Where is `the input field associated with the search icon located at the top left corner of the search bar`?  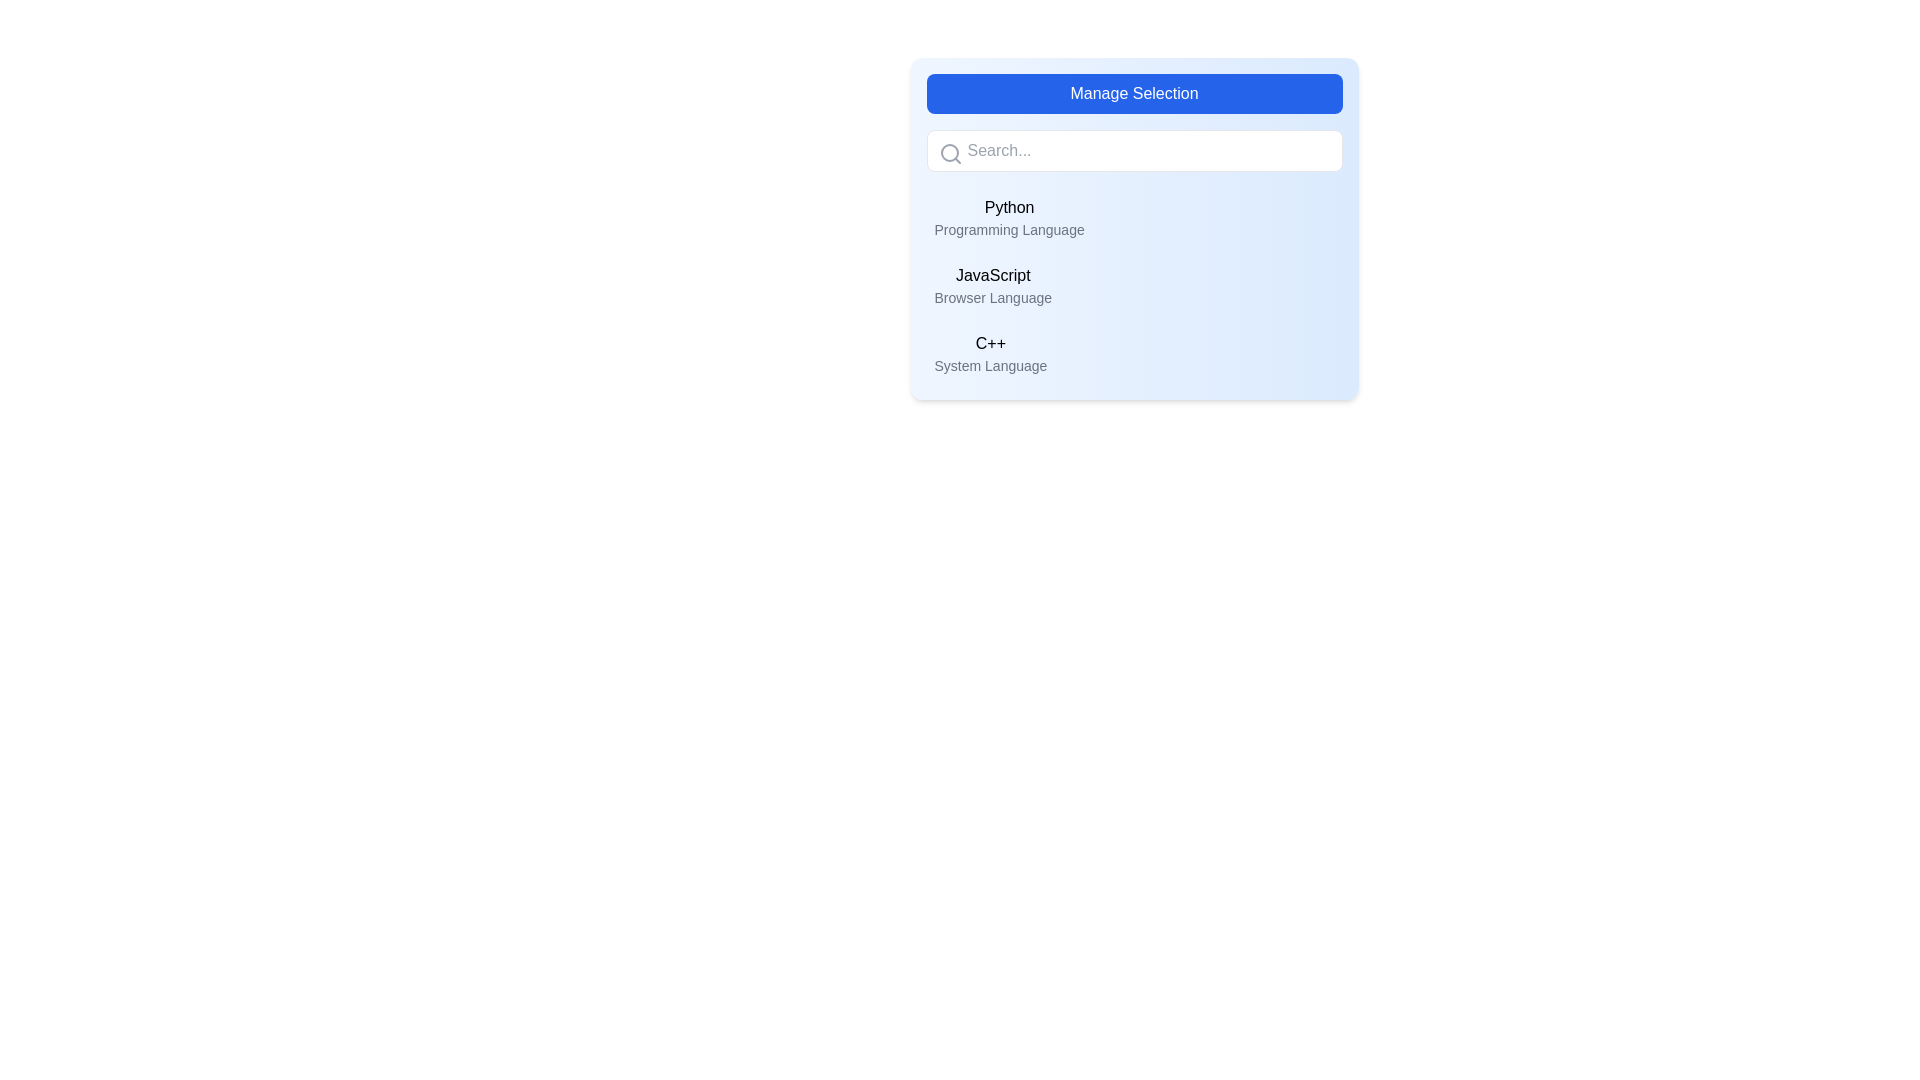 the input field associated with the search icon located at the top left corner of the search bar is located at coordinates (949, 153).